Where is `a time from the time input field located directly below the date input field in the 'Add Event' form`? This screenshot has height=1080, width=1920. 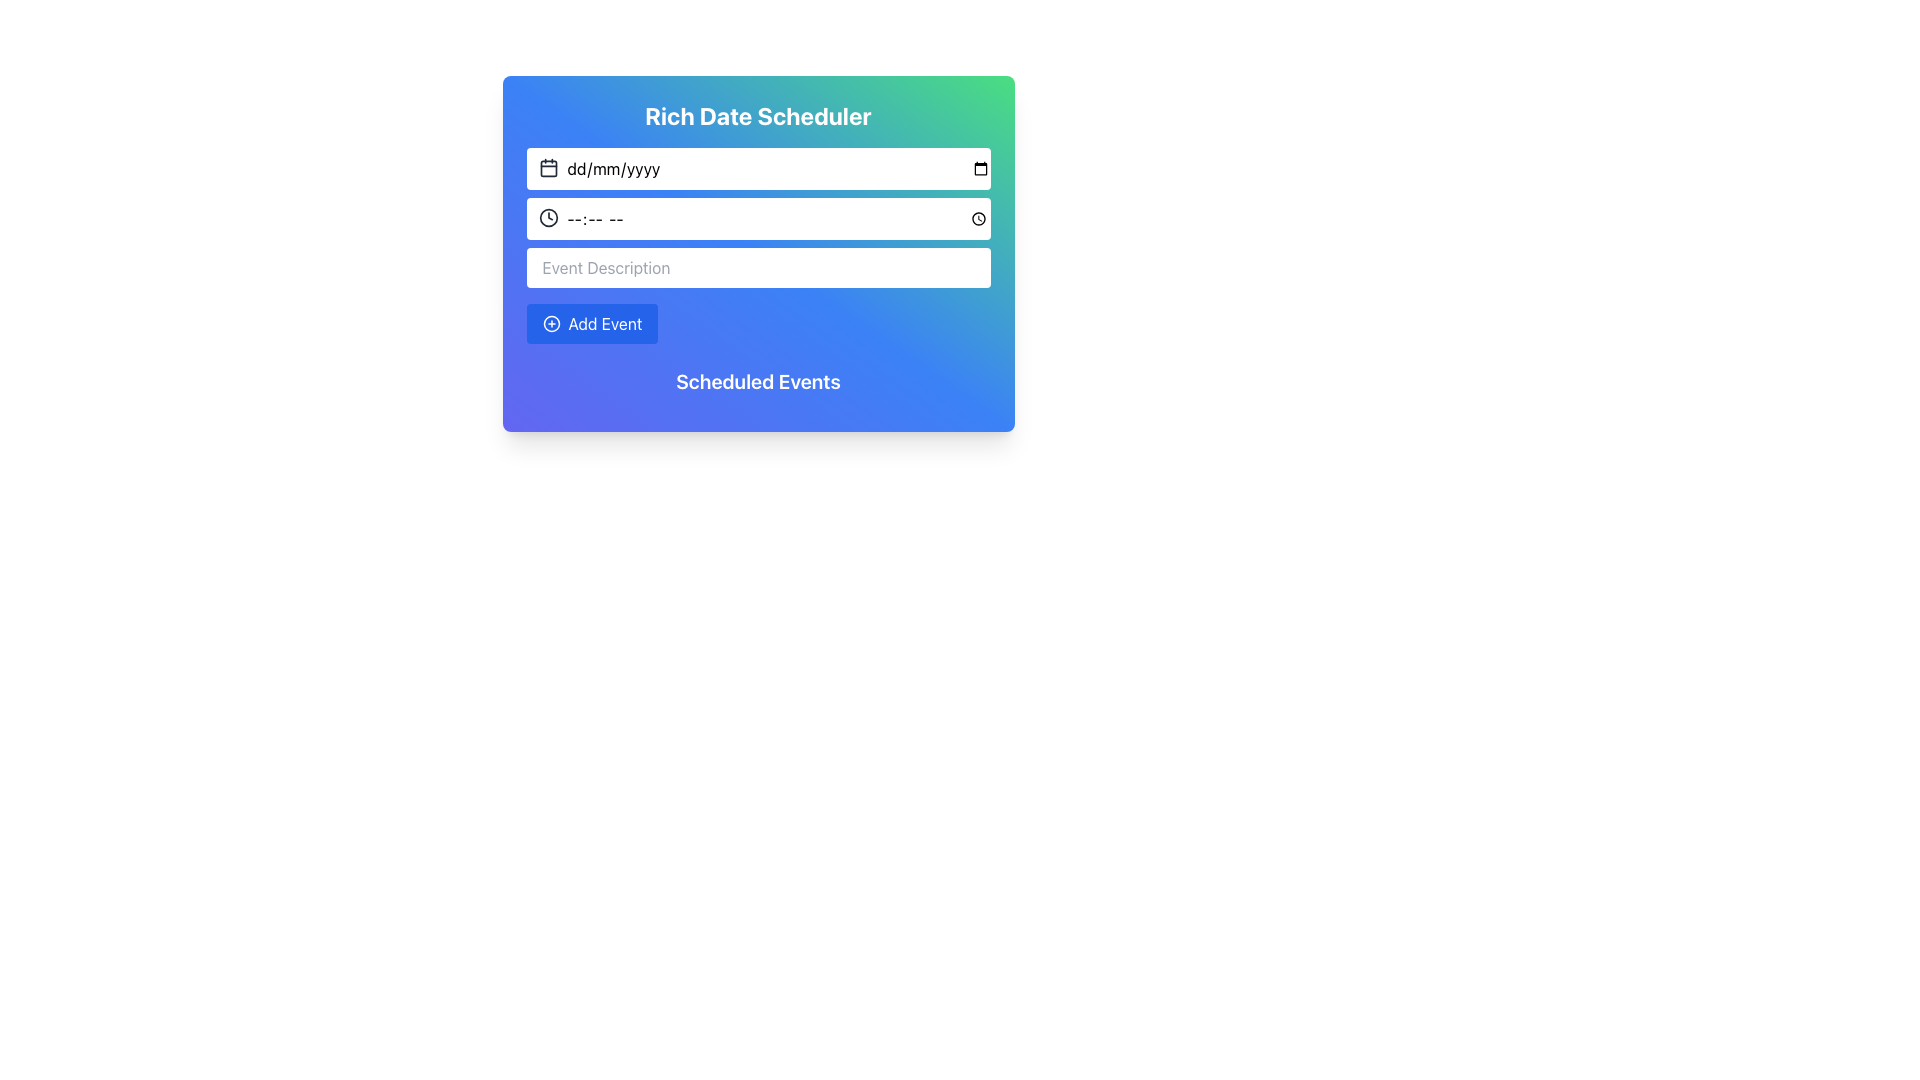
a time from the time input field located directly below the date input field in the 'Add Event' form is located at coordinates (757, 219).